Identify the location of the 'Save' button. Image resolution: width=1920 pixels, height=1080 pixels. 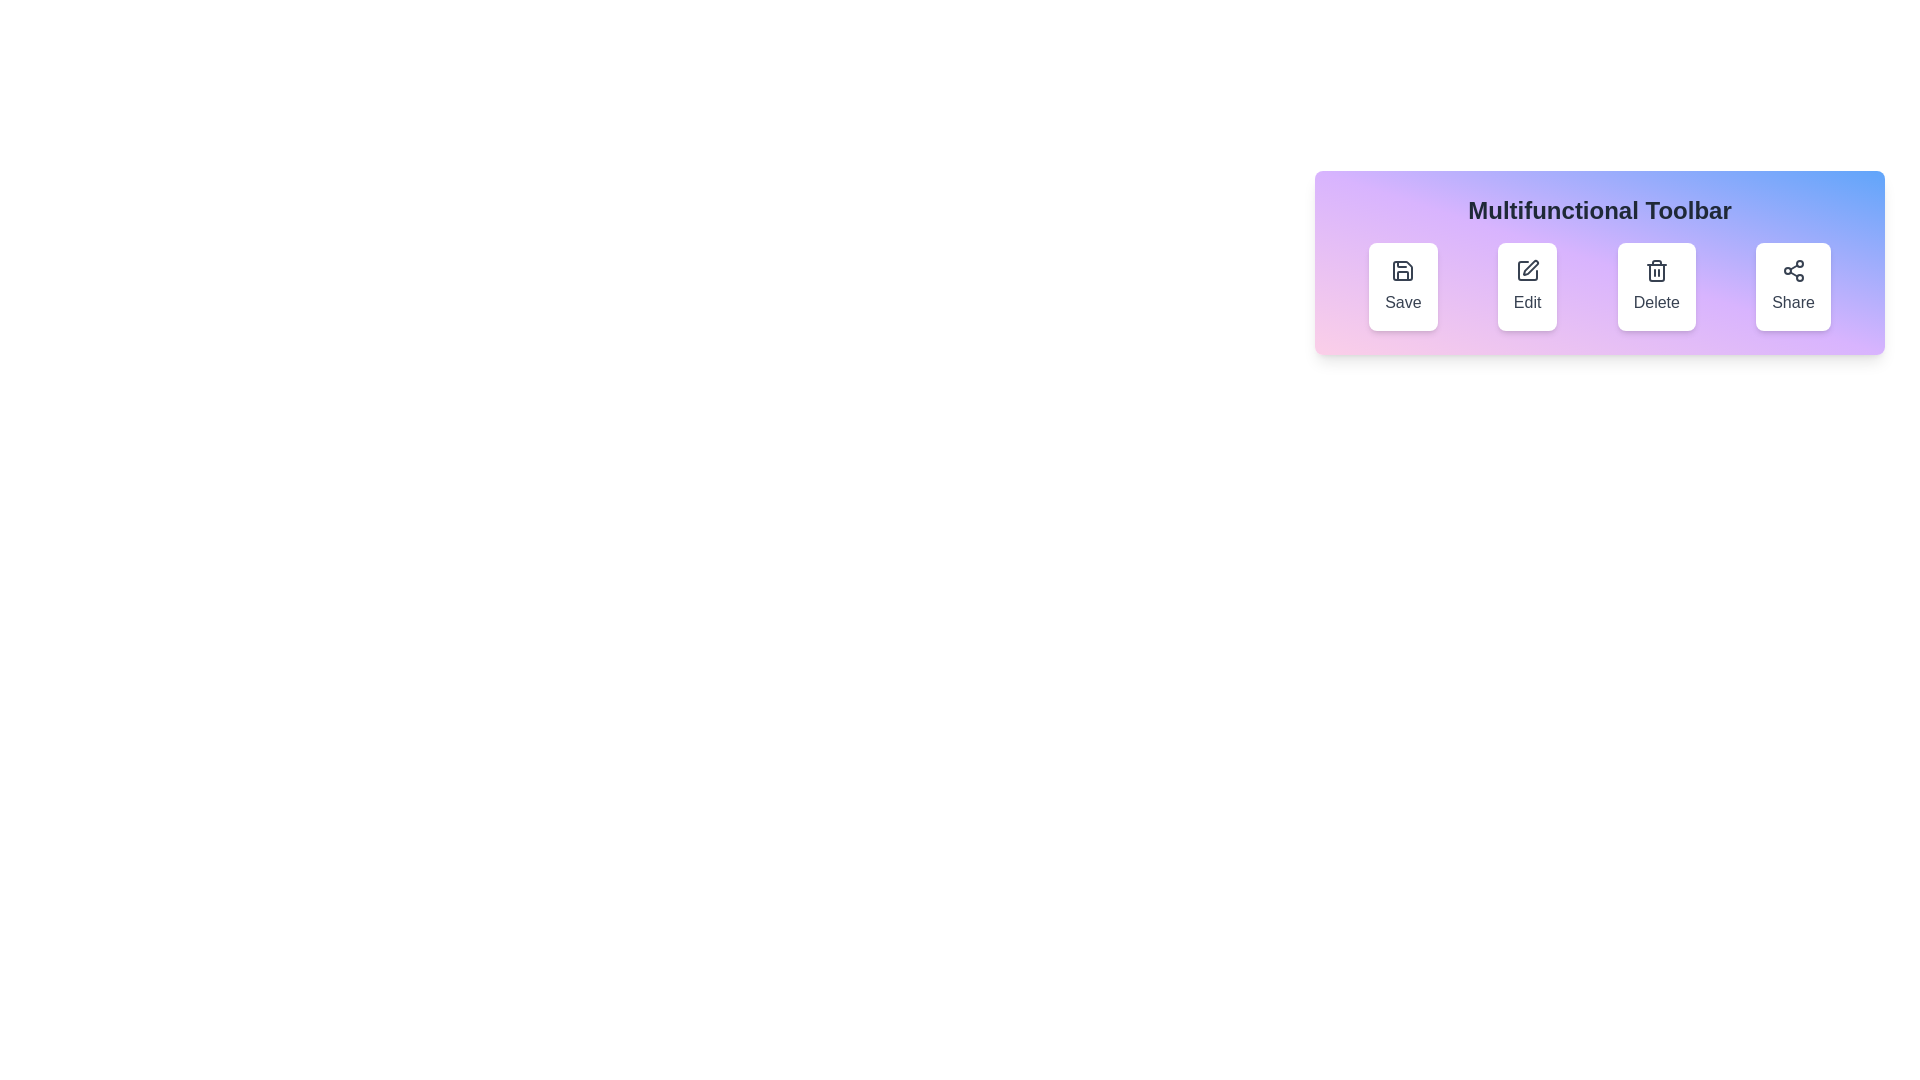
(1402, 270).